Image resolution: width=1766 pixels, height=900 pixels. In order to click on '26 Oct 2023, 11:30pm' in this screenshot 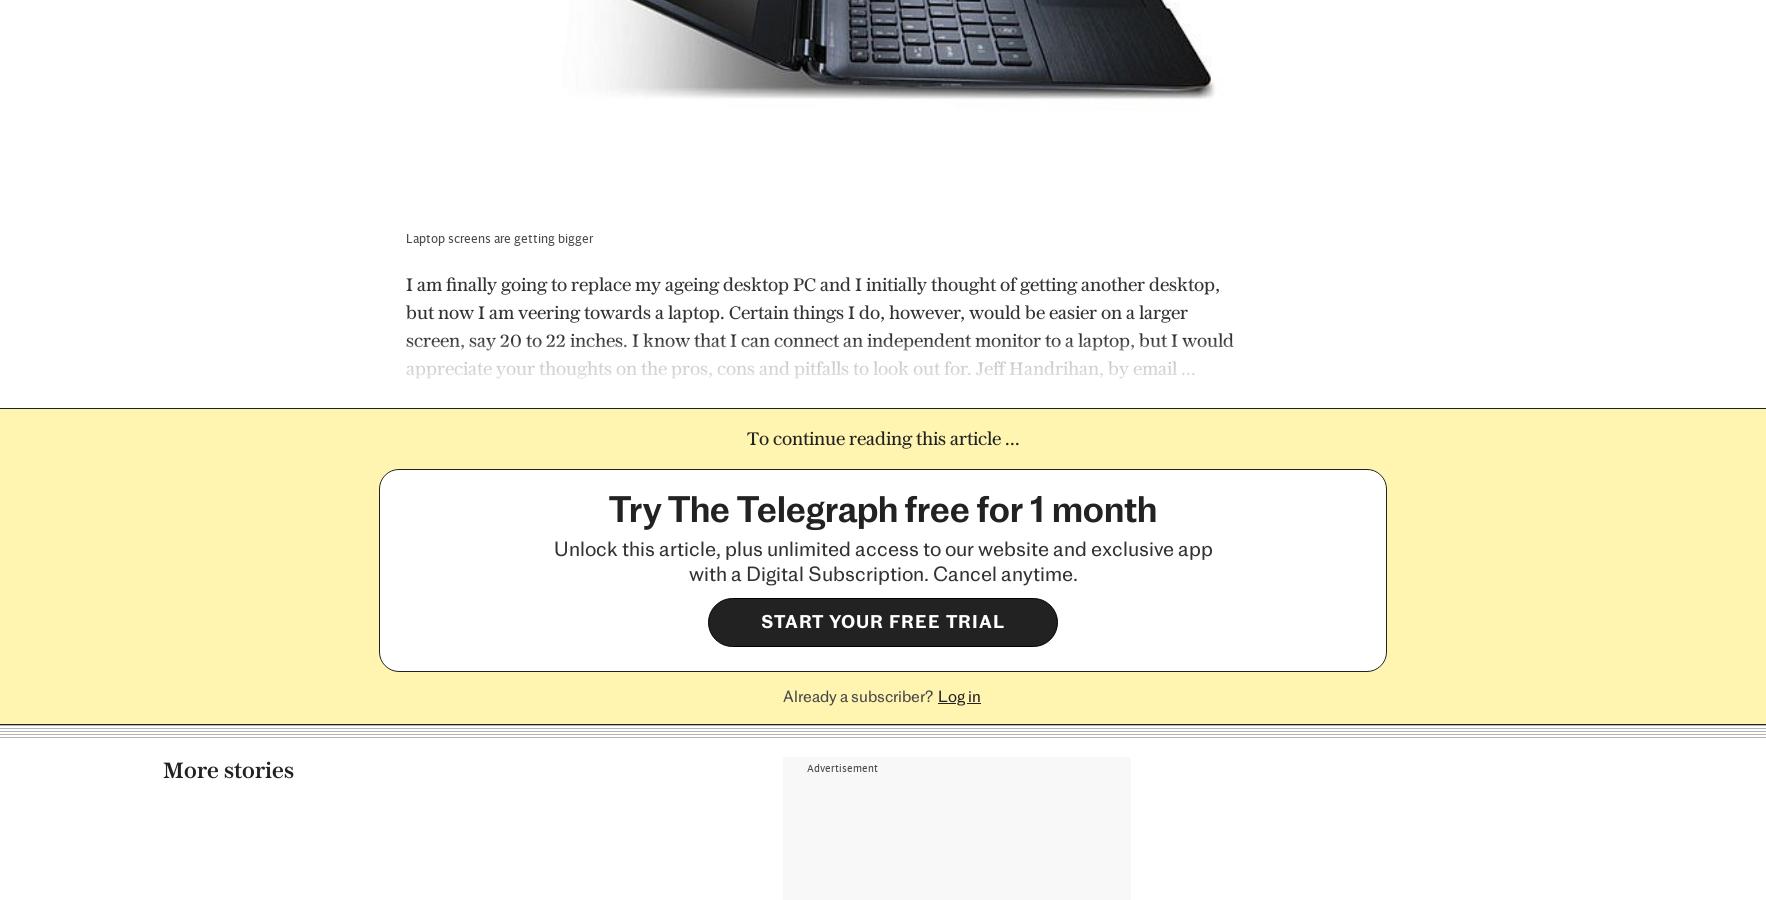, I will do `click(1191, 852)`.